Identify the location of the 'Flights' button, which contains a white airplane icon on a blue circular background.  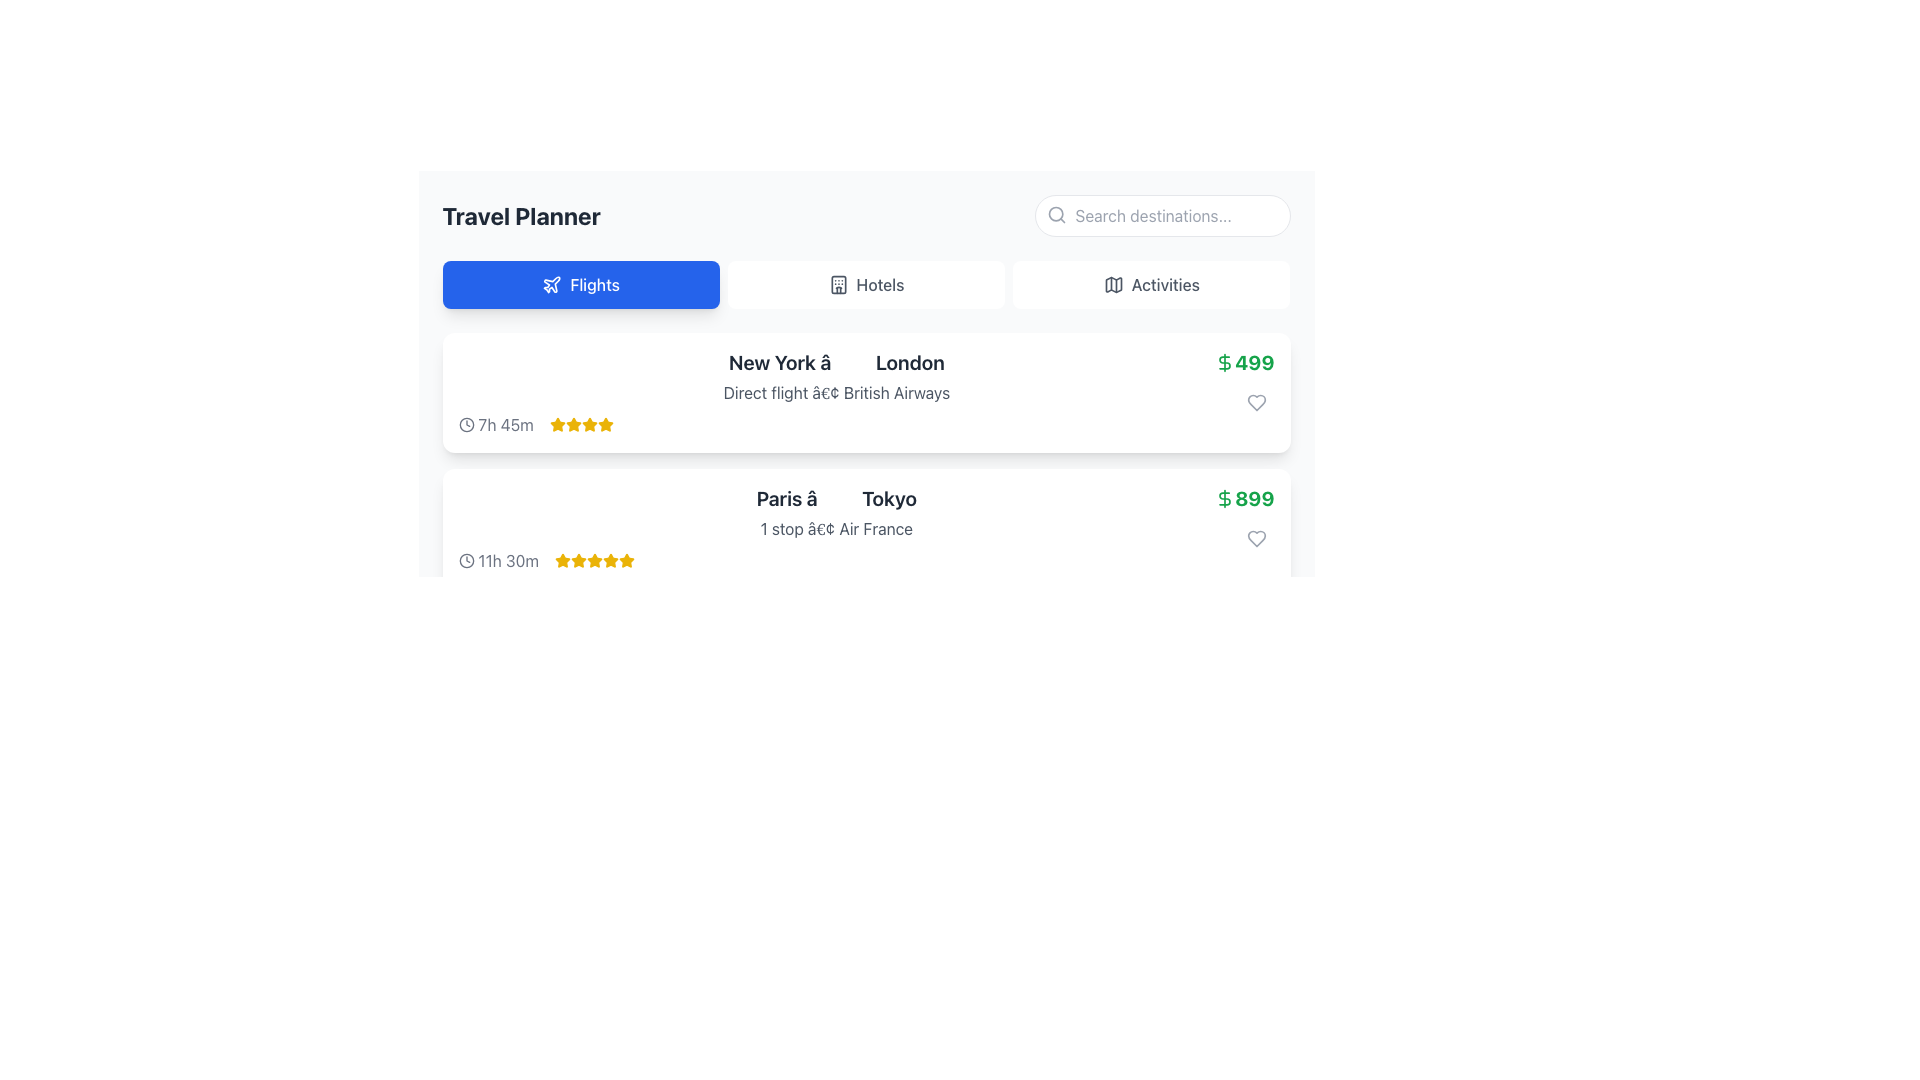
(552, 285).